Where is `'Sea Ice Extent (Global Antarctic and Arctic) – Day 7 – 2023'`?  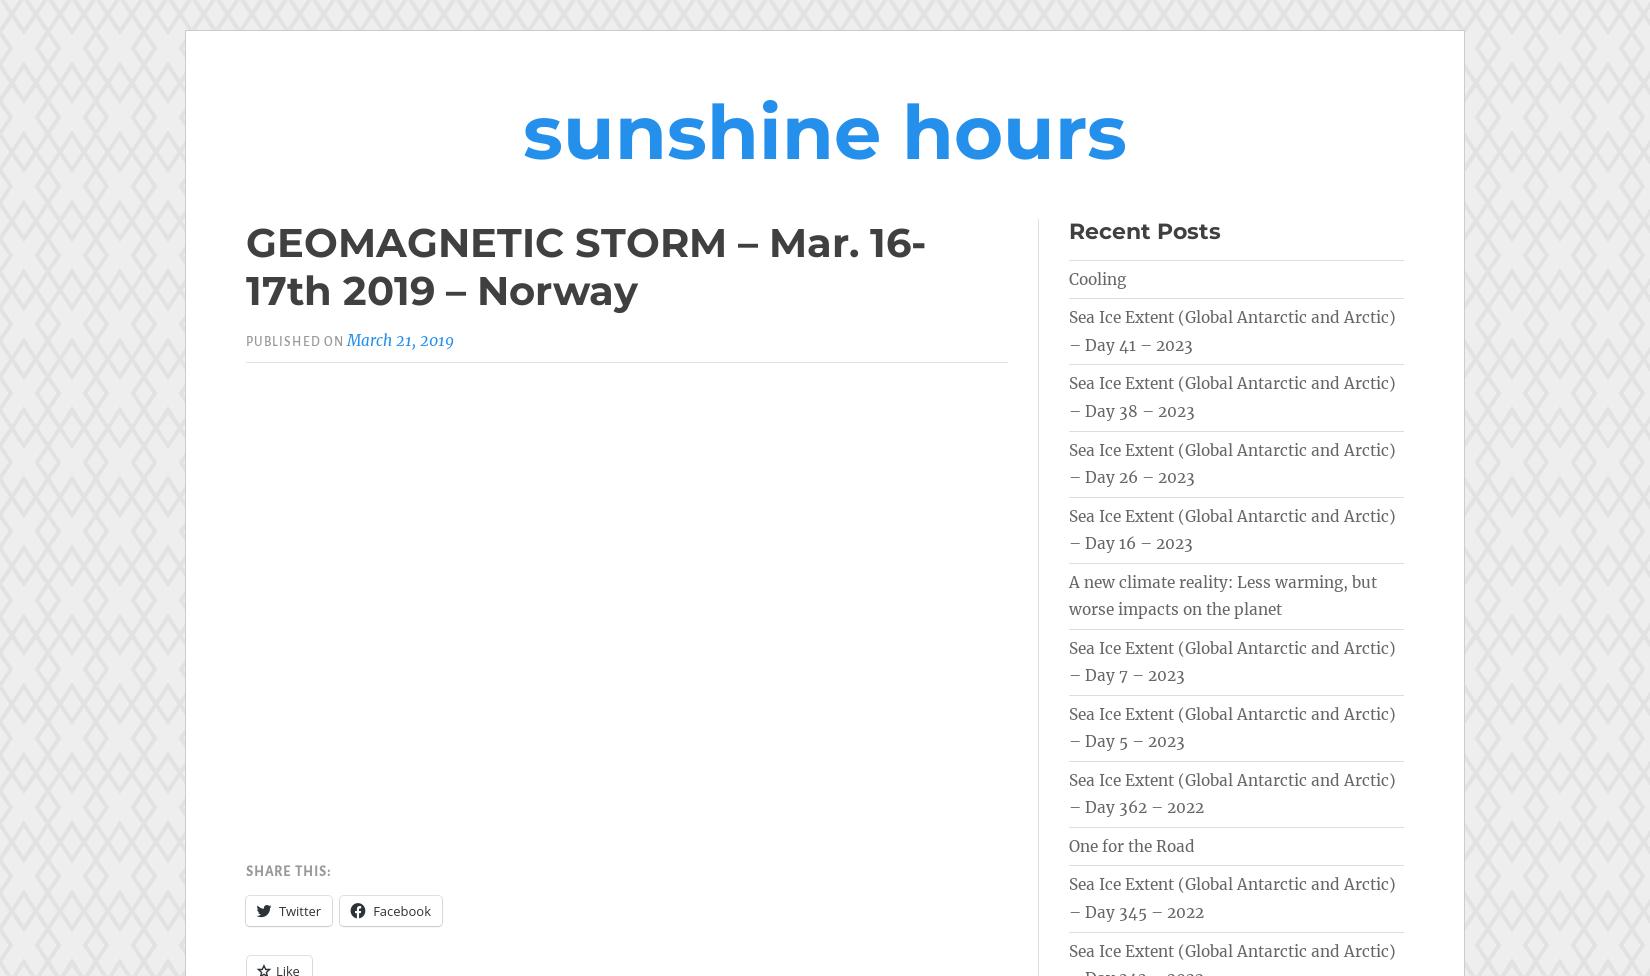
'Sea Ice Extent (Global Antarctic and Arctic) – Day 7 – 2023' is located at coordinates (1232, 660).